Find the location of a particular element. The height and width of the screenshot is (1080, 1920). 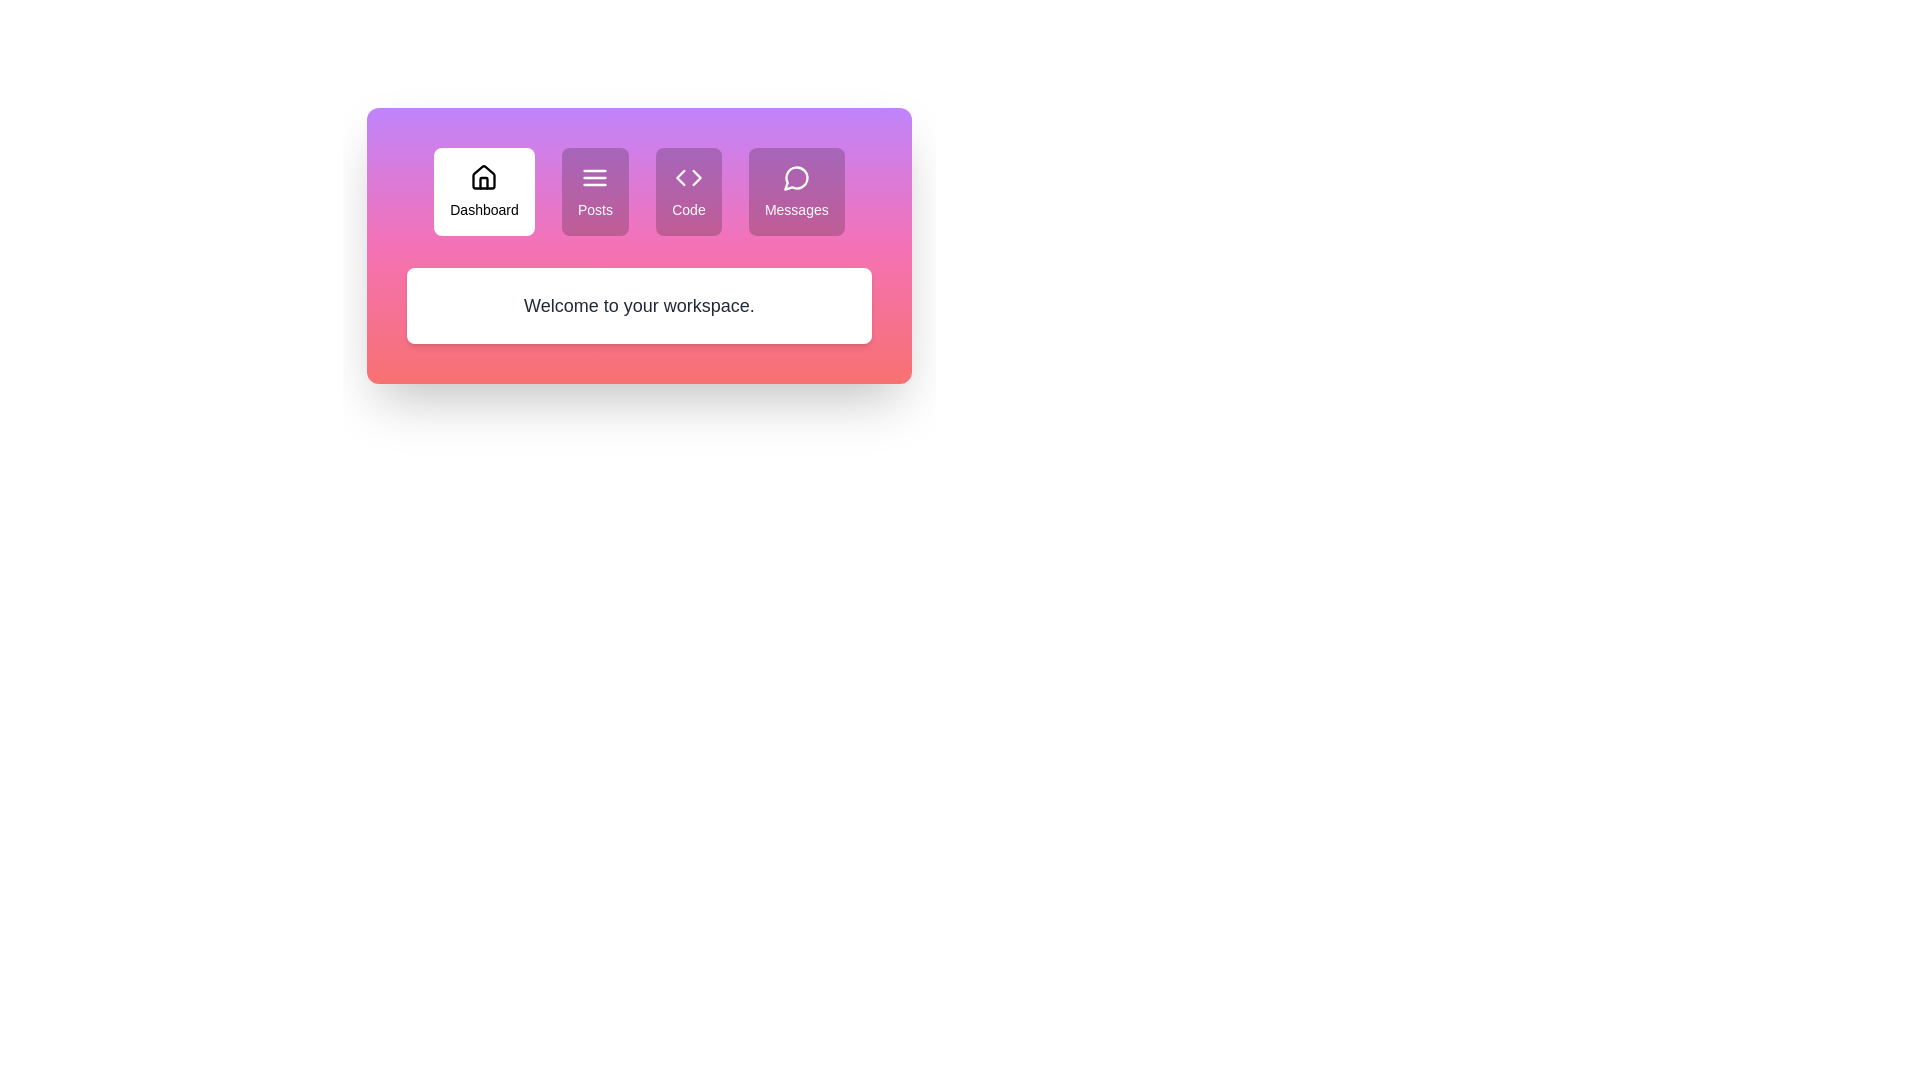

the tab labeled Code to navigate to its content is located at coordinates (688, 192).